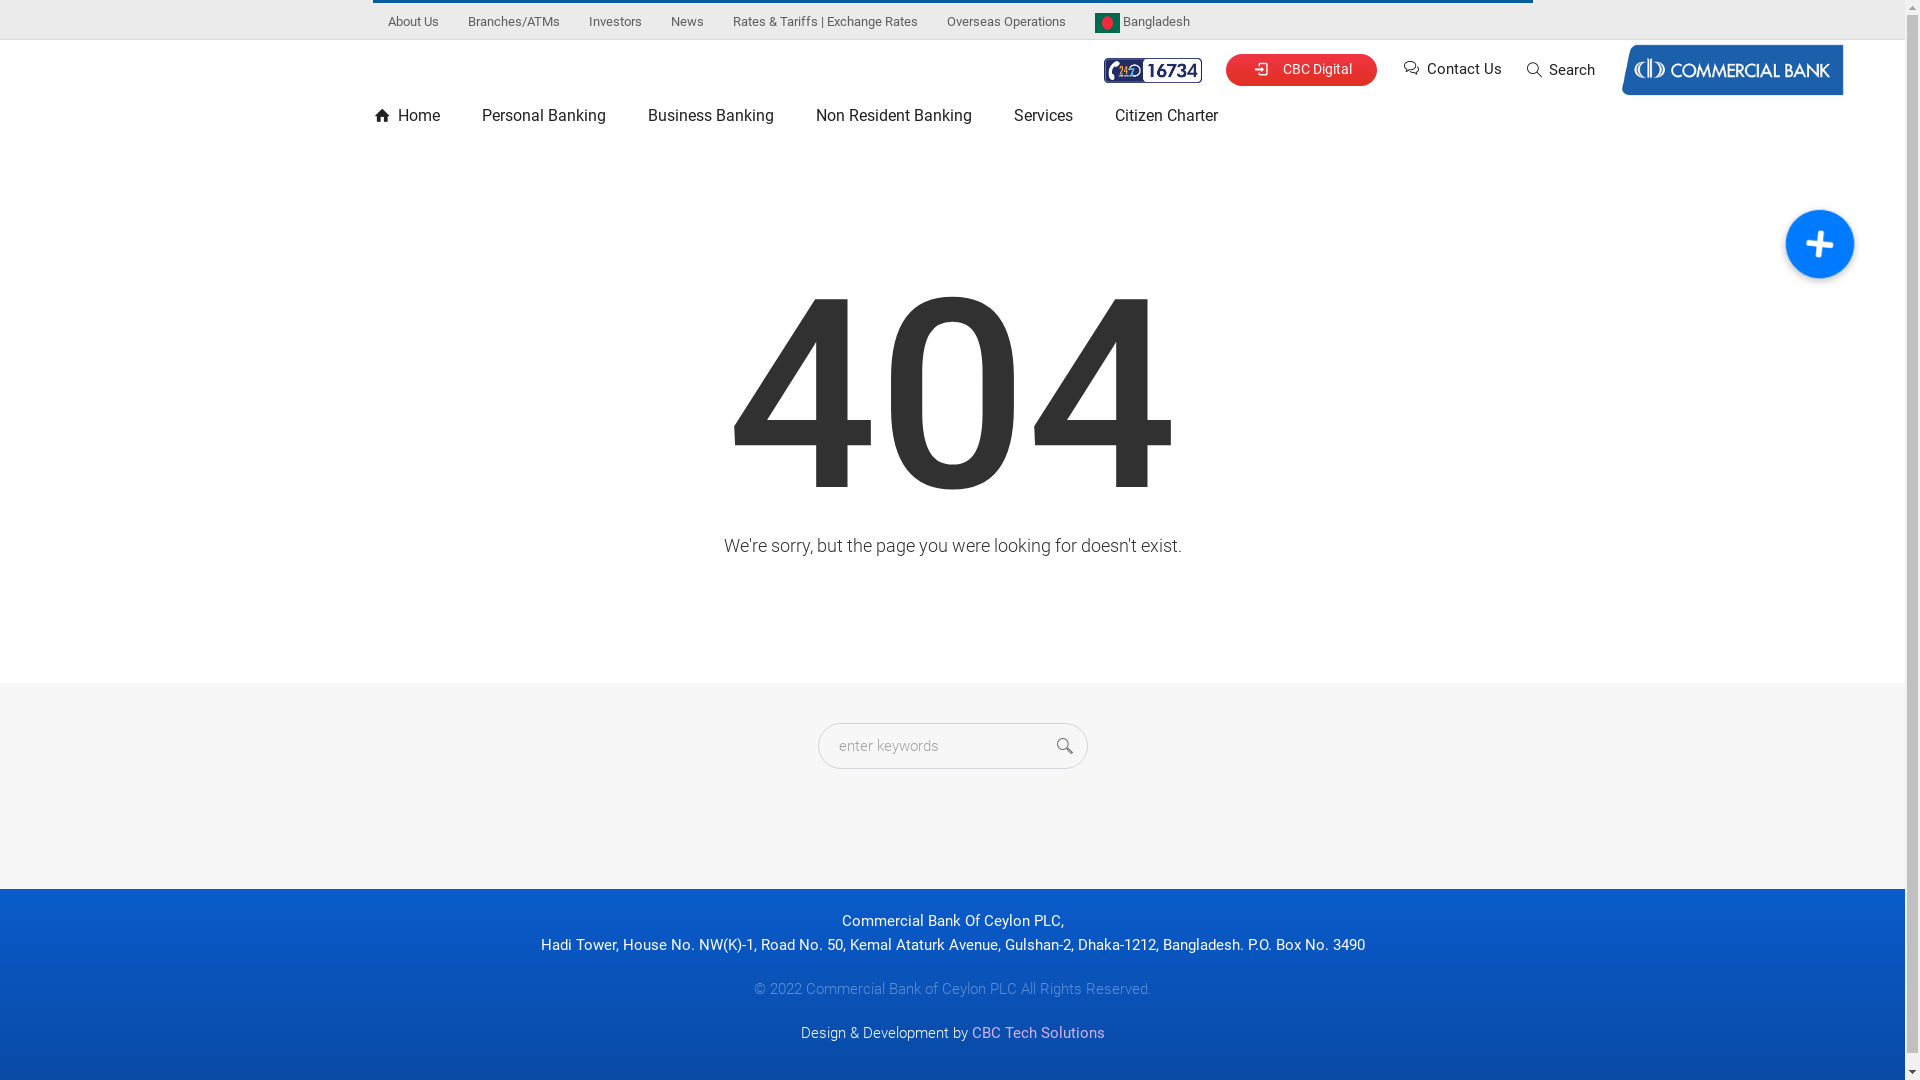  Describe the element at coordinates (1399, 68) in the screenshot. I see `'Contact Us'` at that location.